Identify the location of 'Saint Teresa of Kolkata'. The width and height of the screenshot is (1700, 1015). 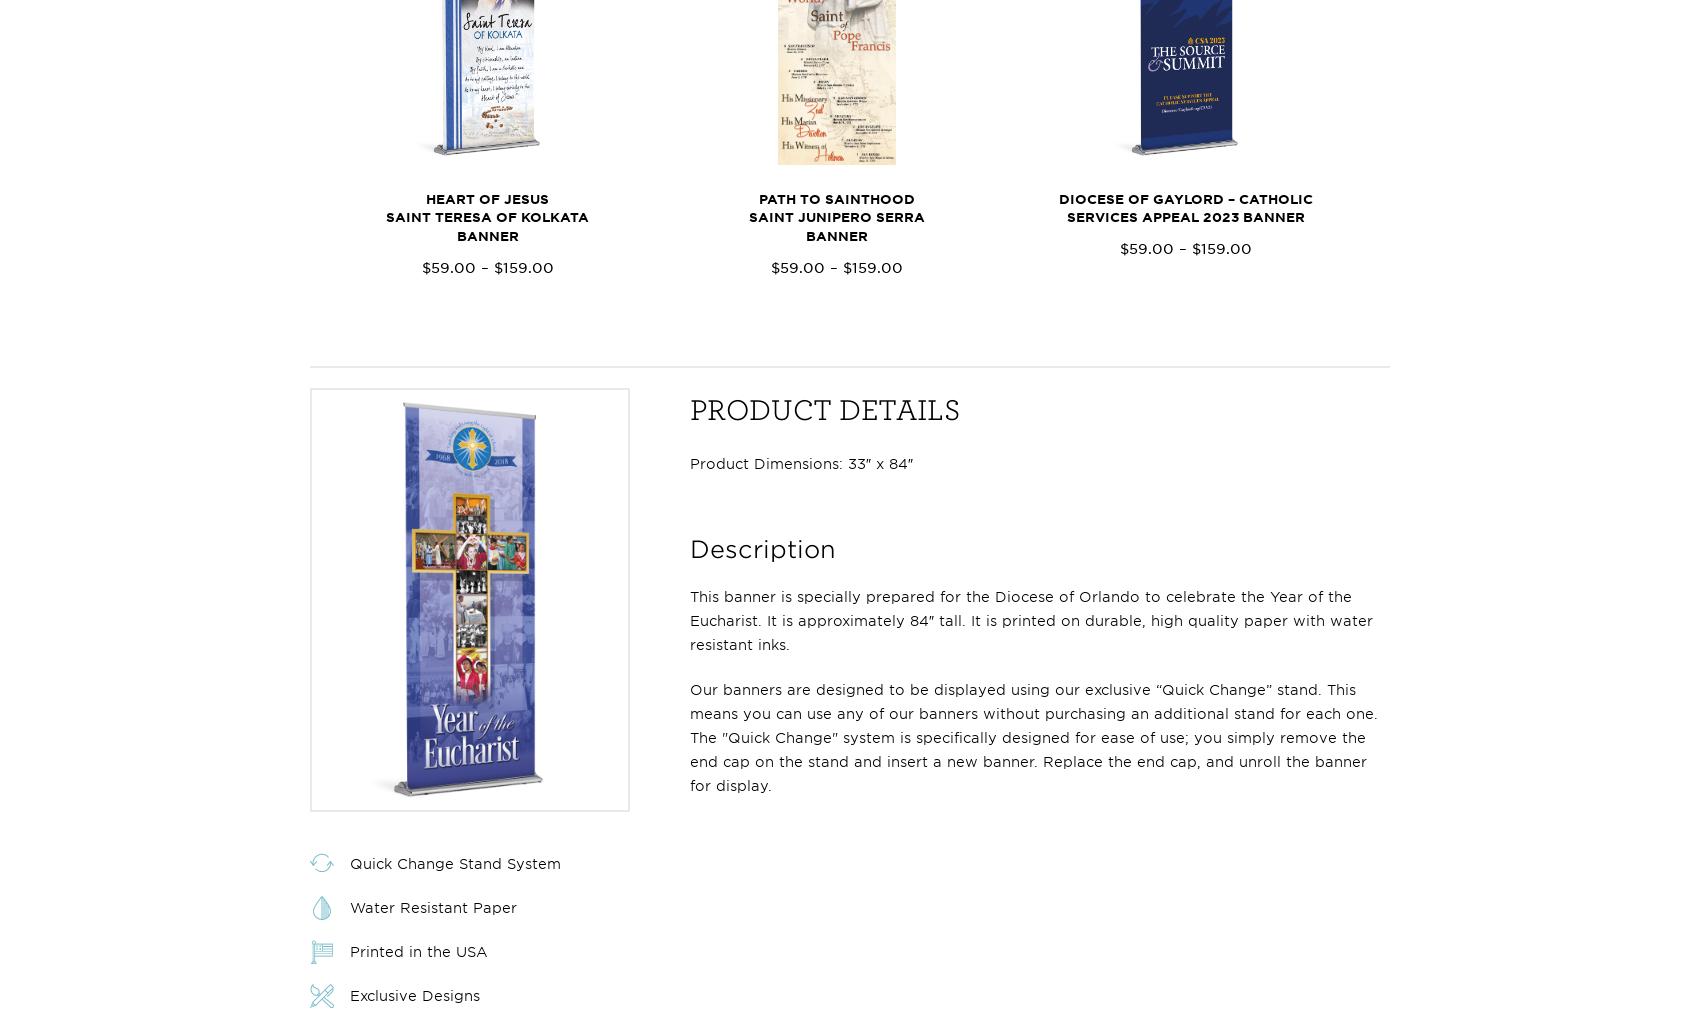
(487, 216).